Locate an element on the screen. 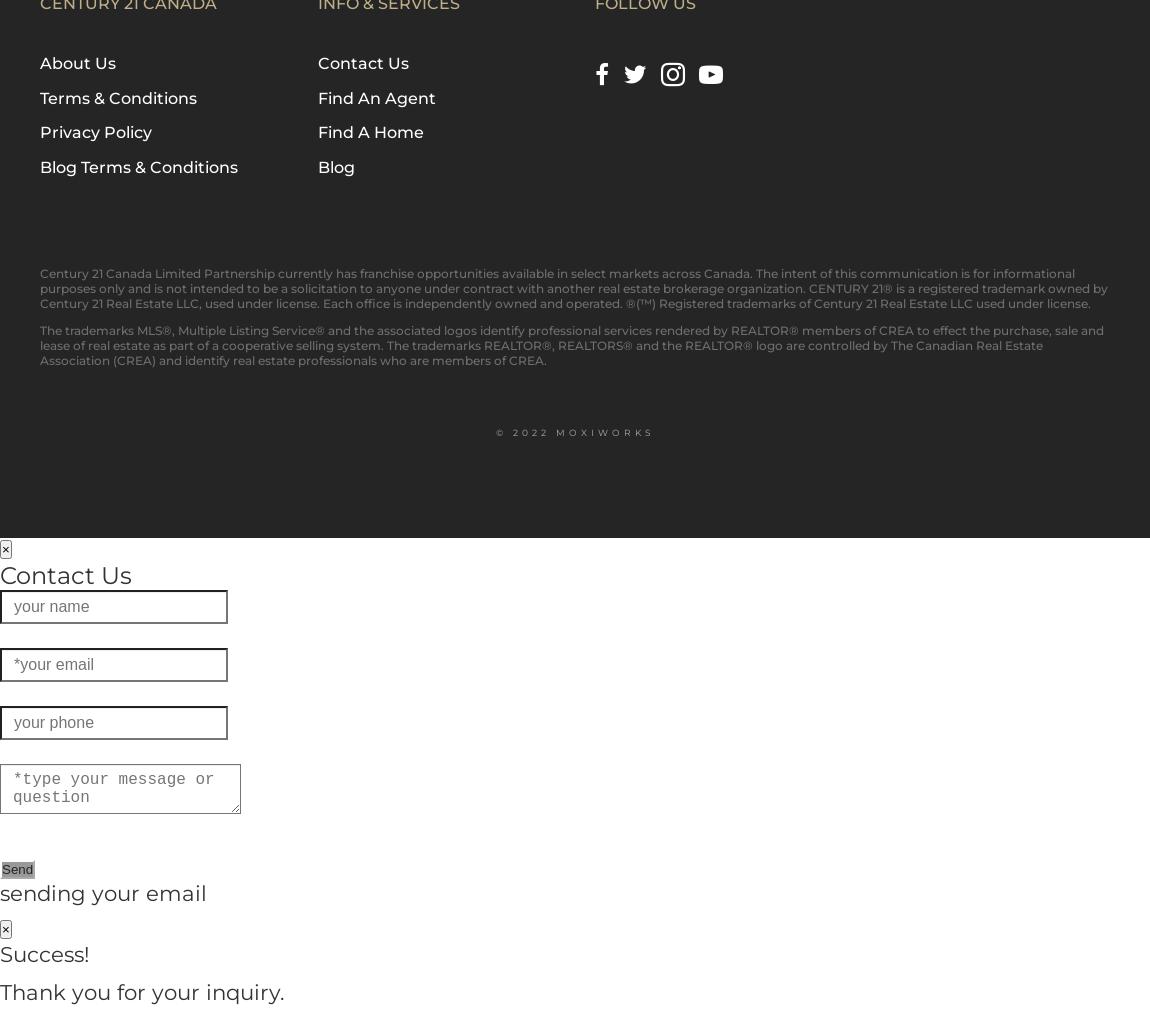 The width and height of the screenshot is (1150, 1018). 'Success!' is located at coordinates (43, 951).